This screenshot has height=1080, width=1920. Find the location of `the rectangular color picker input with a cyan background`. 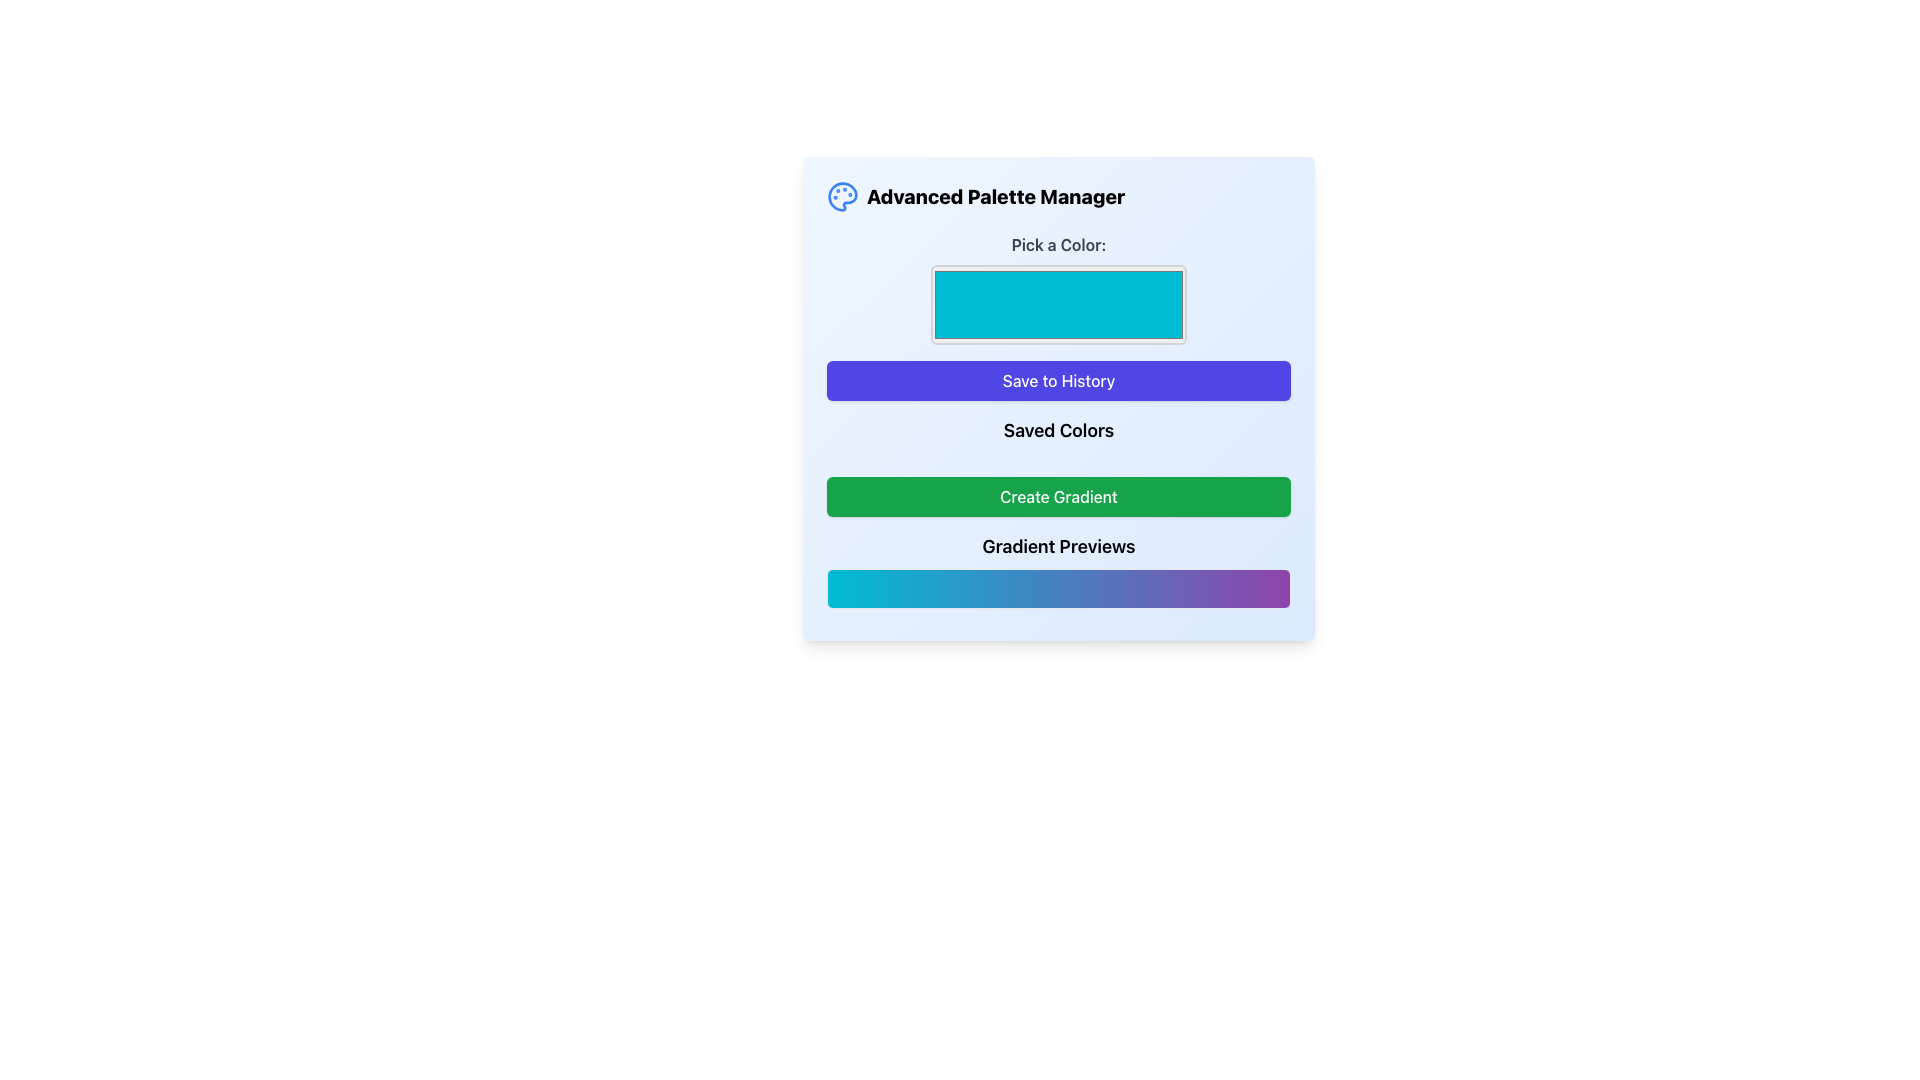

the rectangular color picker input with a cyan background is located at coordinates (1058, 304).